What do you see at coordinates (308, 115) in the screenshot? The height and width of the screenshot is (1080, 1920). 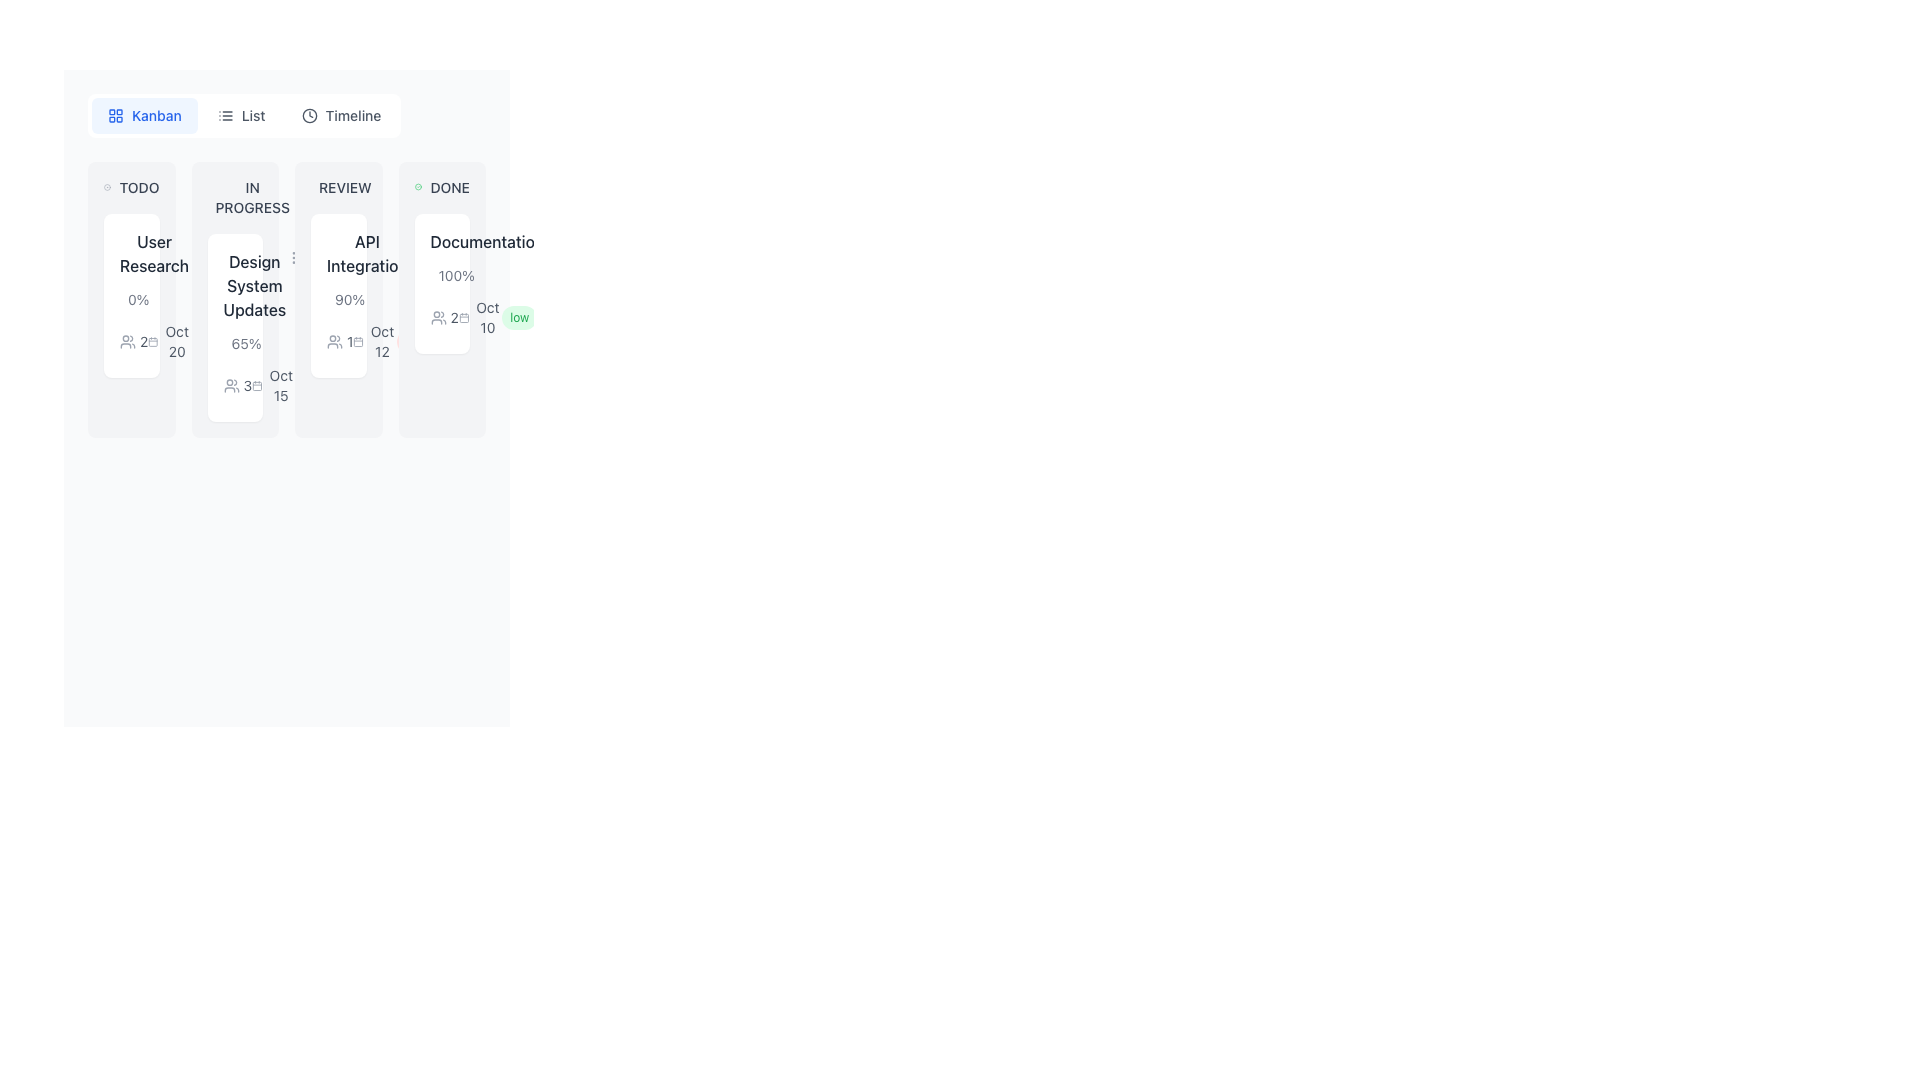 I see `the 'Timeline' icon, which is an SVG image representing the navigation option in the top-right section of the interface` at bounding box center [308, 115].